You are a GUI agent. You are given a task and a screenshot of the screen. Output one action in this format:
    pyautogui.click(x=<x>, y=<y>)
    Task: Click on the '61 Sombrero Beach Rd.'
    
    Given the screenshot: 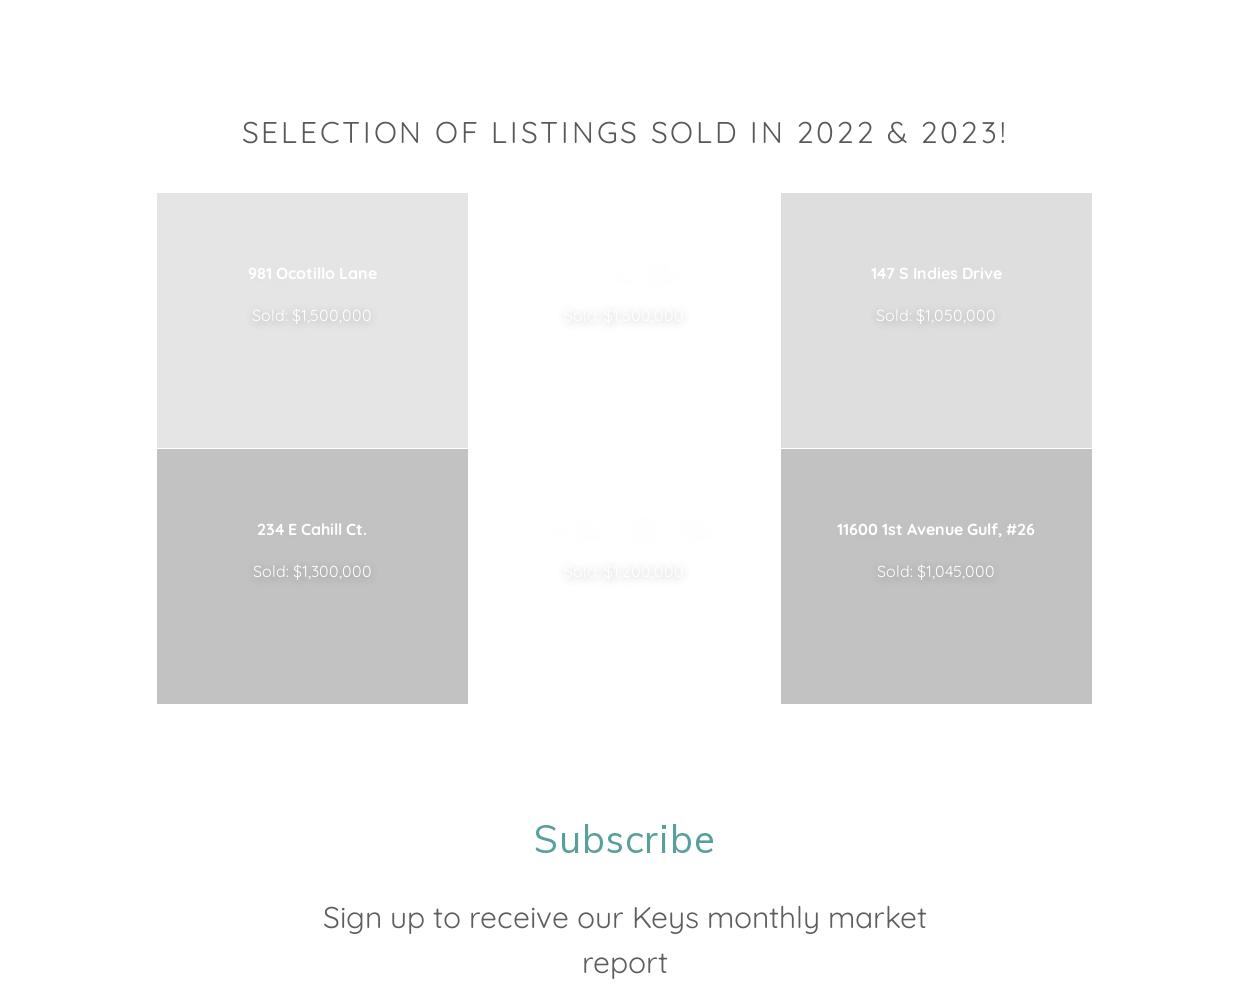 What is the action you would take?
    pyautogui.click(x=623, y=528)
    